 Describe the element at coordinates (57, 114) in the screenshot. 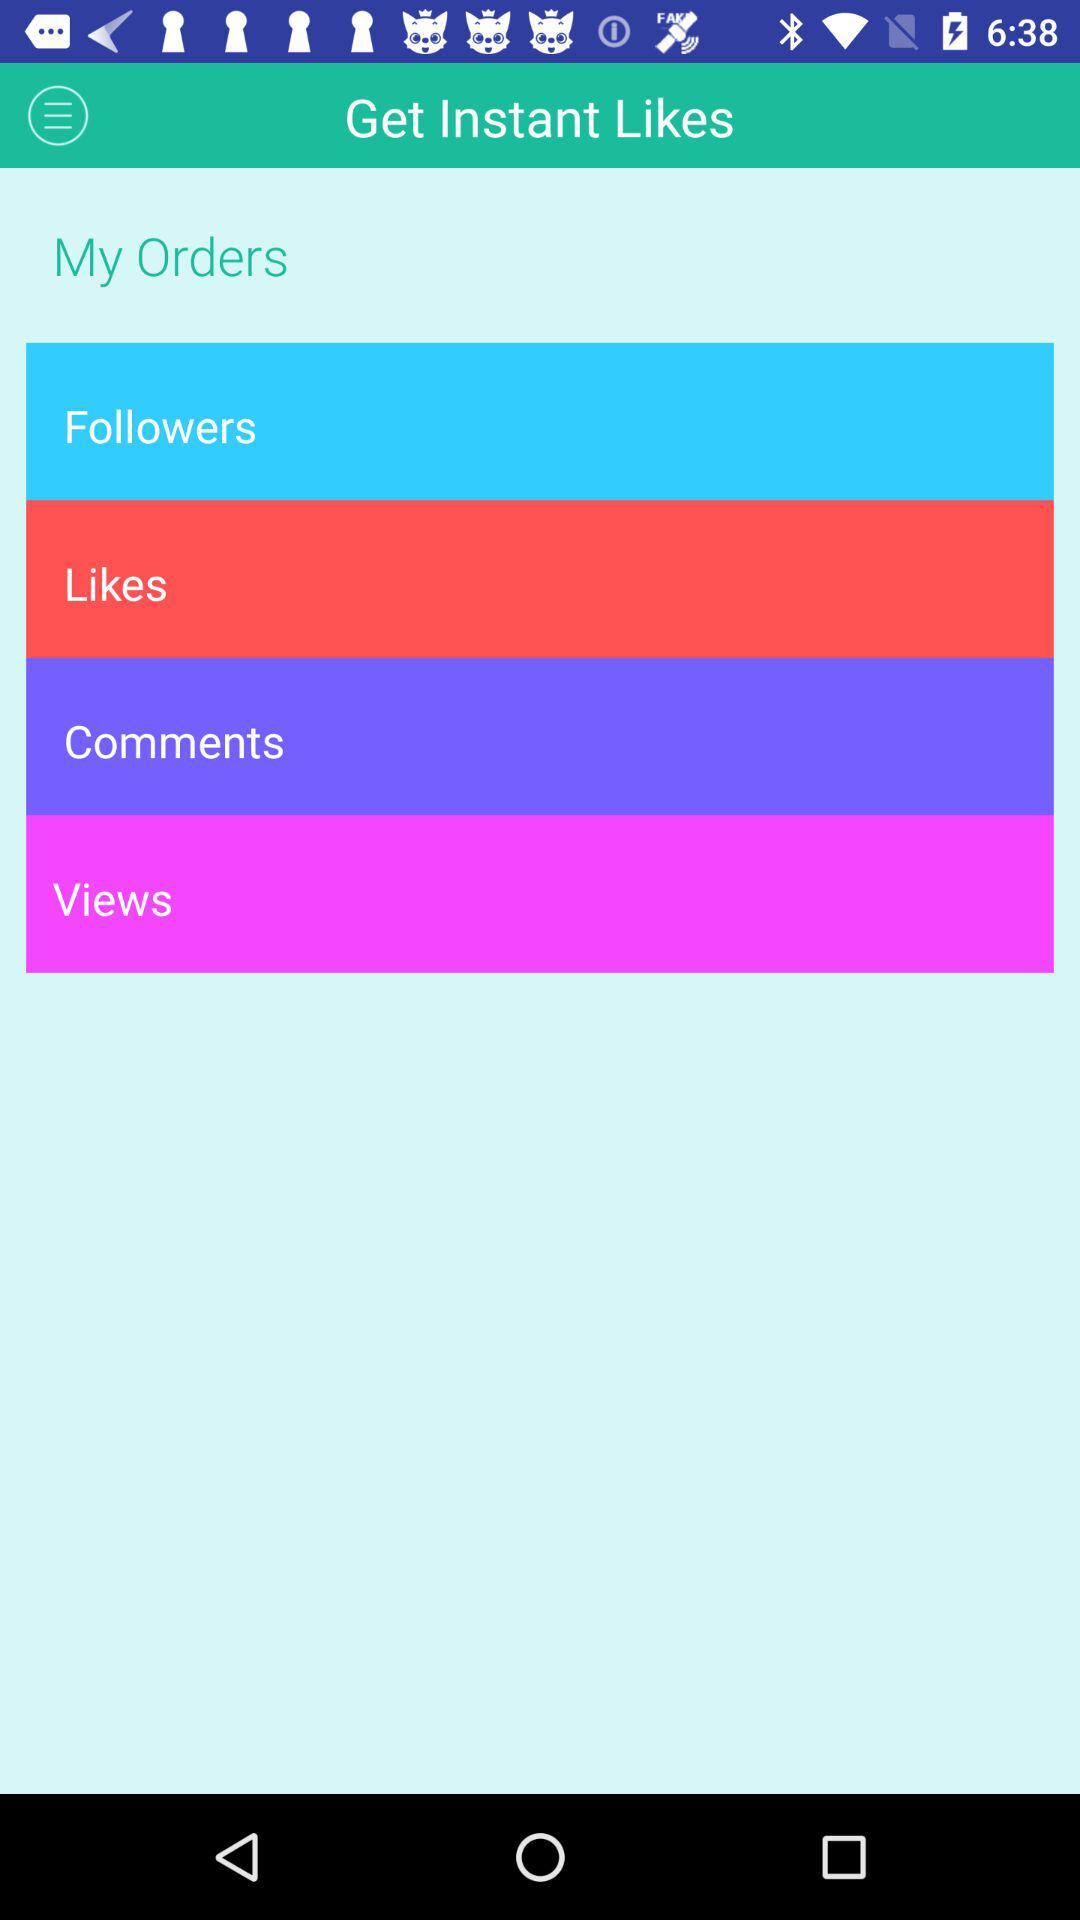

I see `app above the my orders` at that location.